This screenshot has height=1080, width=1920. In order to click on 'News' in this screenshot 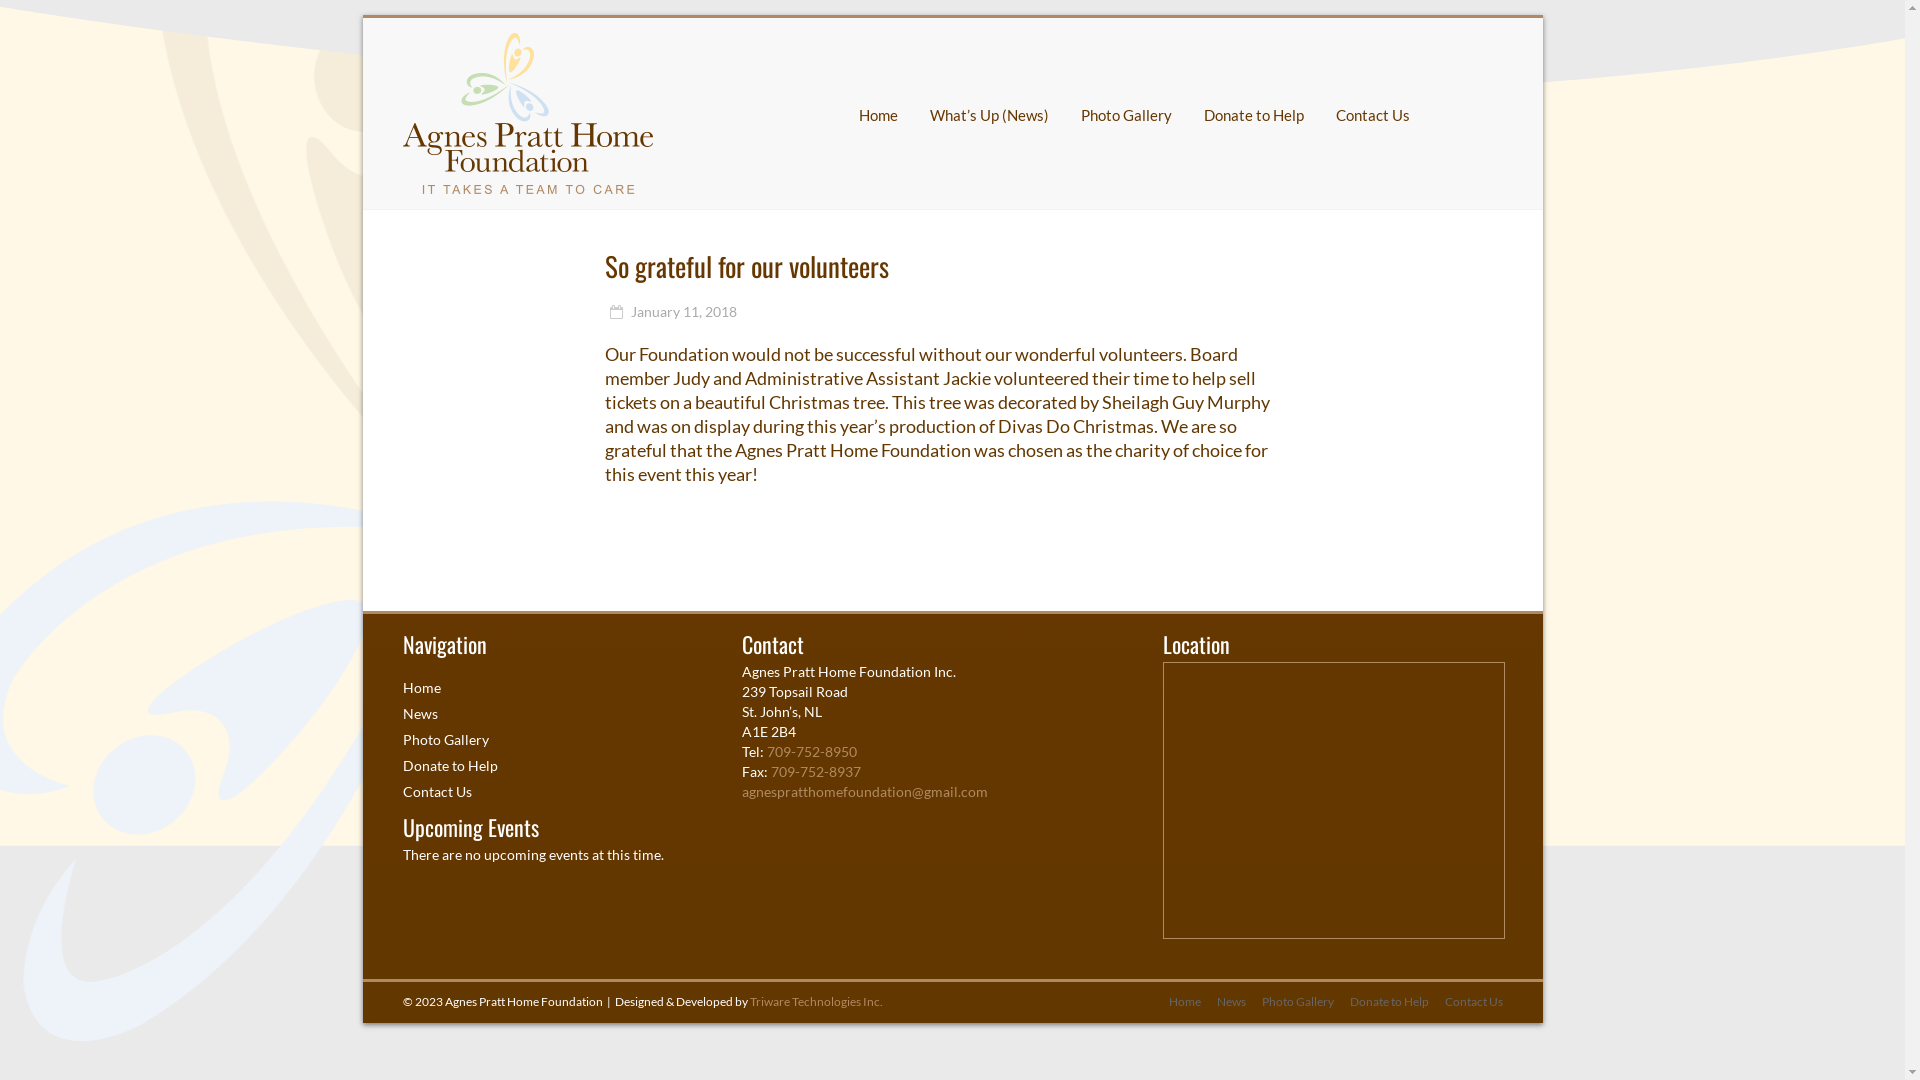, I will do `click(1221, 1002)`.